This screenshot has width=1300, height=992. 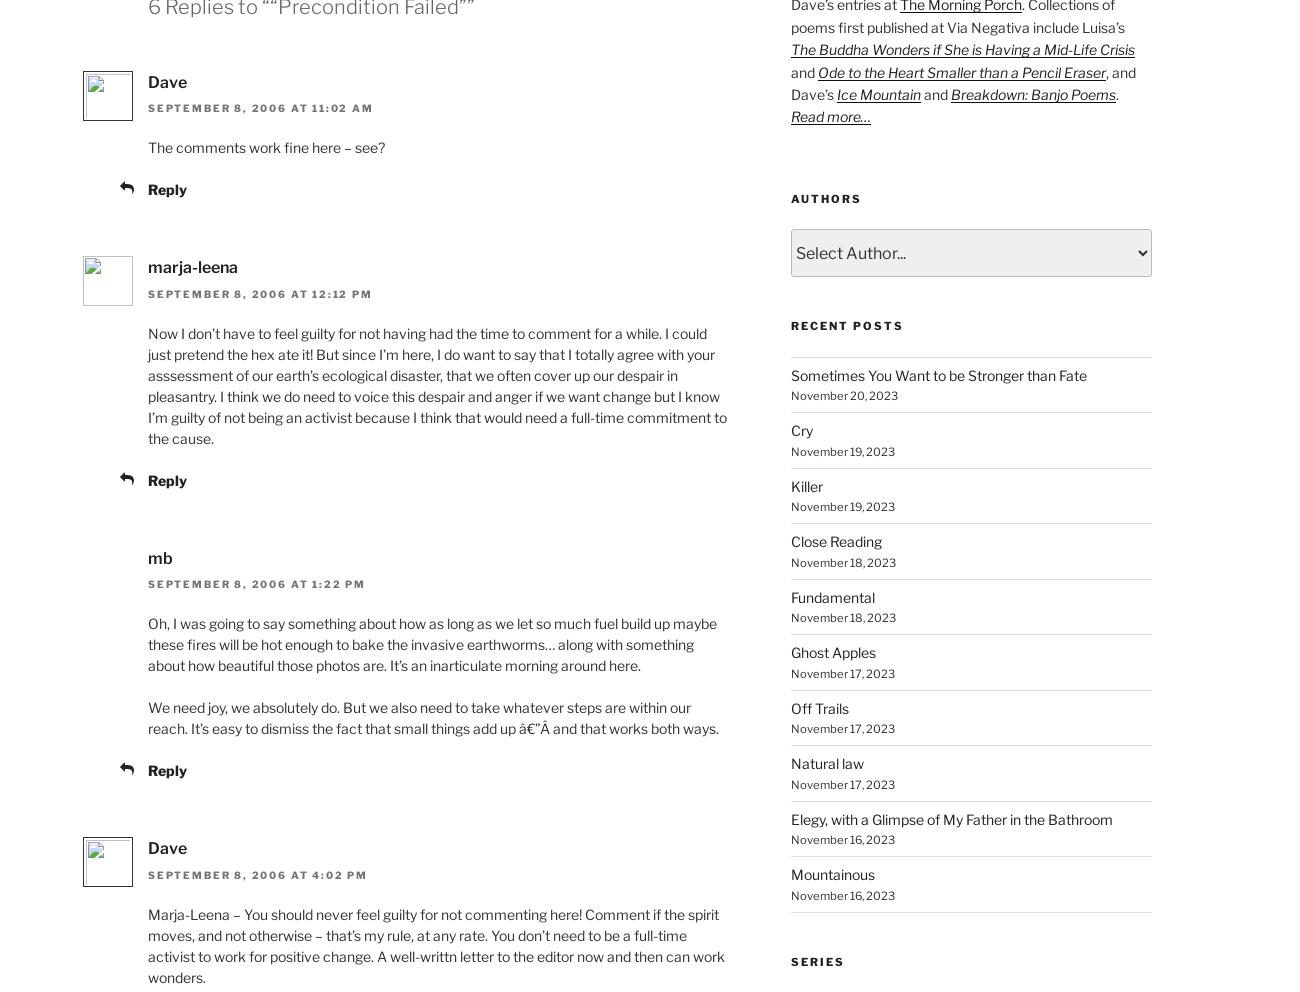 I want to click on 'September 8, 2006 at 1:22 pm', so click(x=255, y=582).